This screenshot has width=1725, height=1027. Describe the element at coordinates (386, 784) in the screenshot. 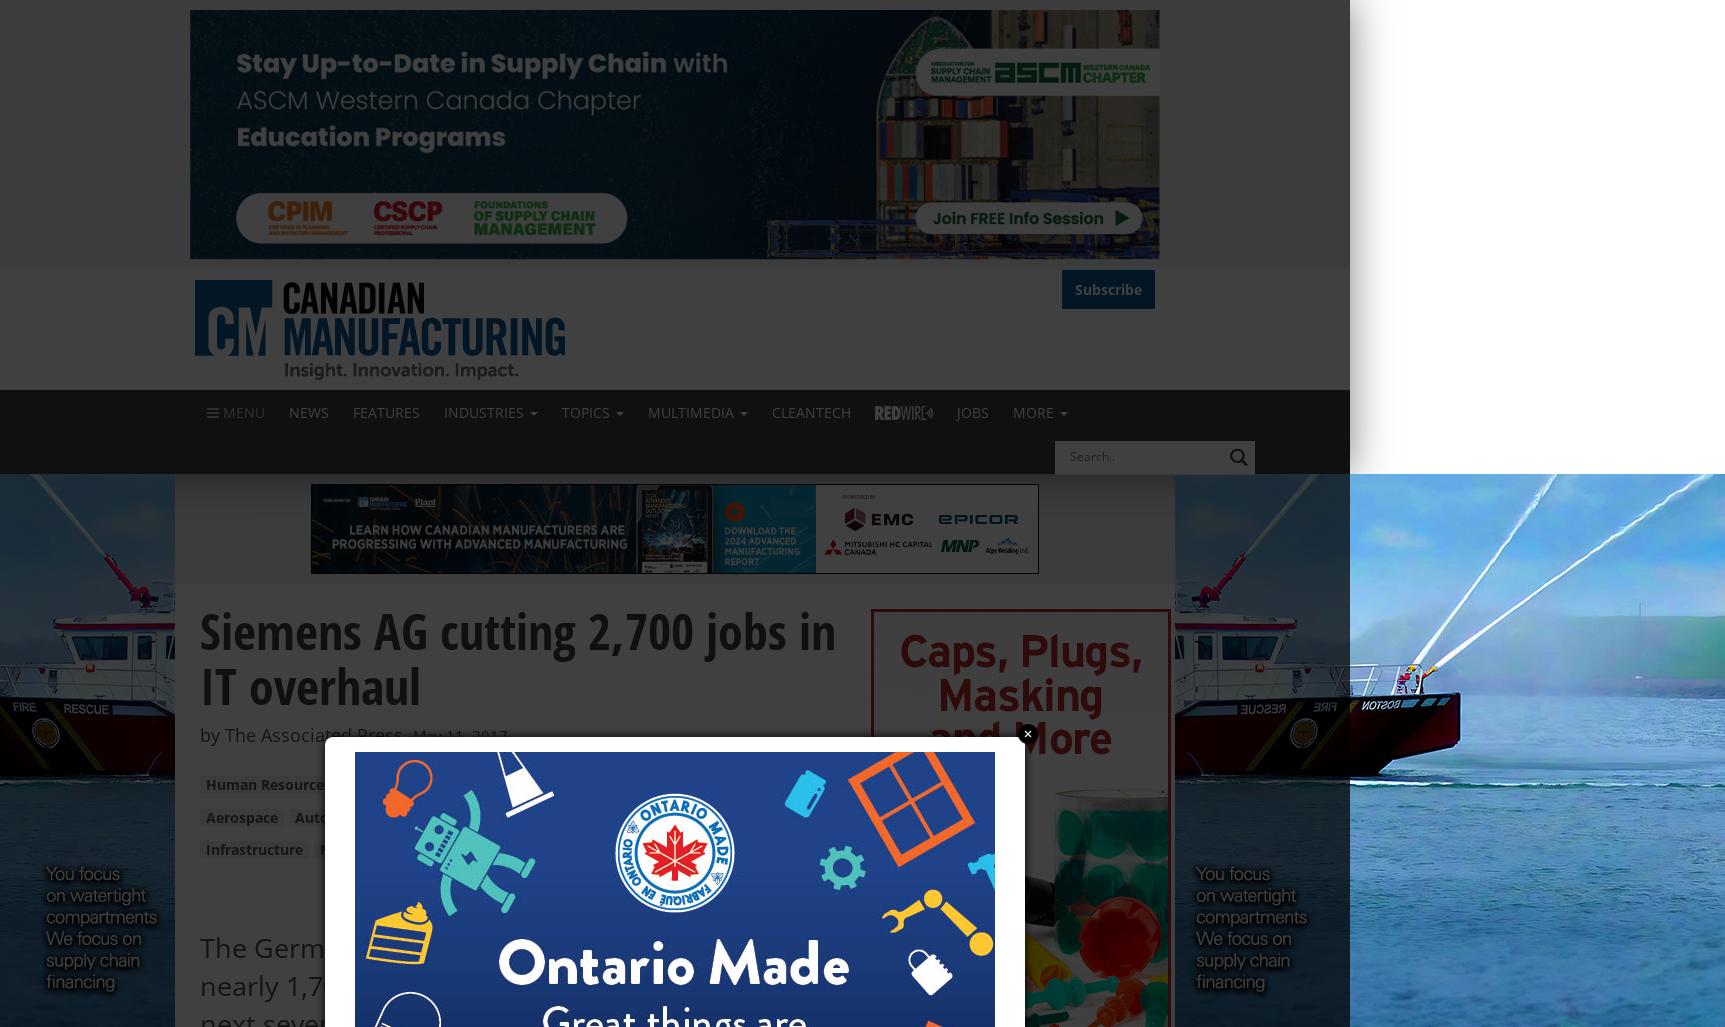

I see `'Operations'` at that location.